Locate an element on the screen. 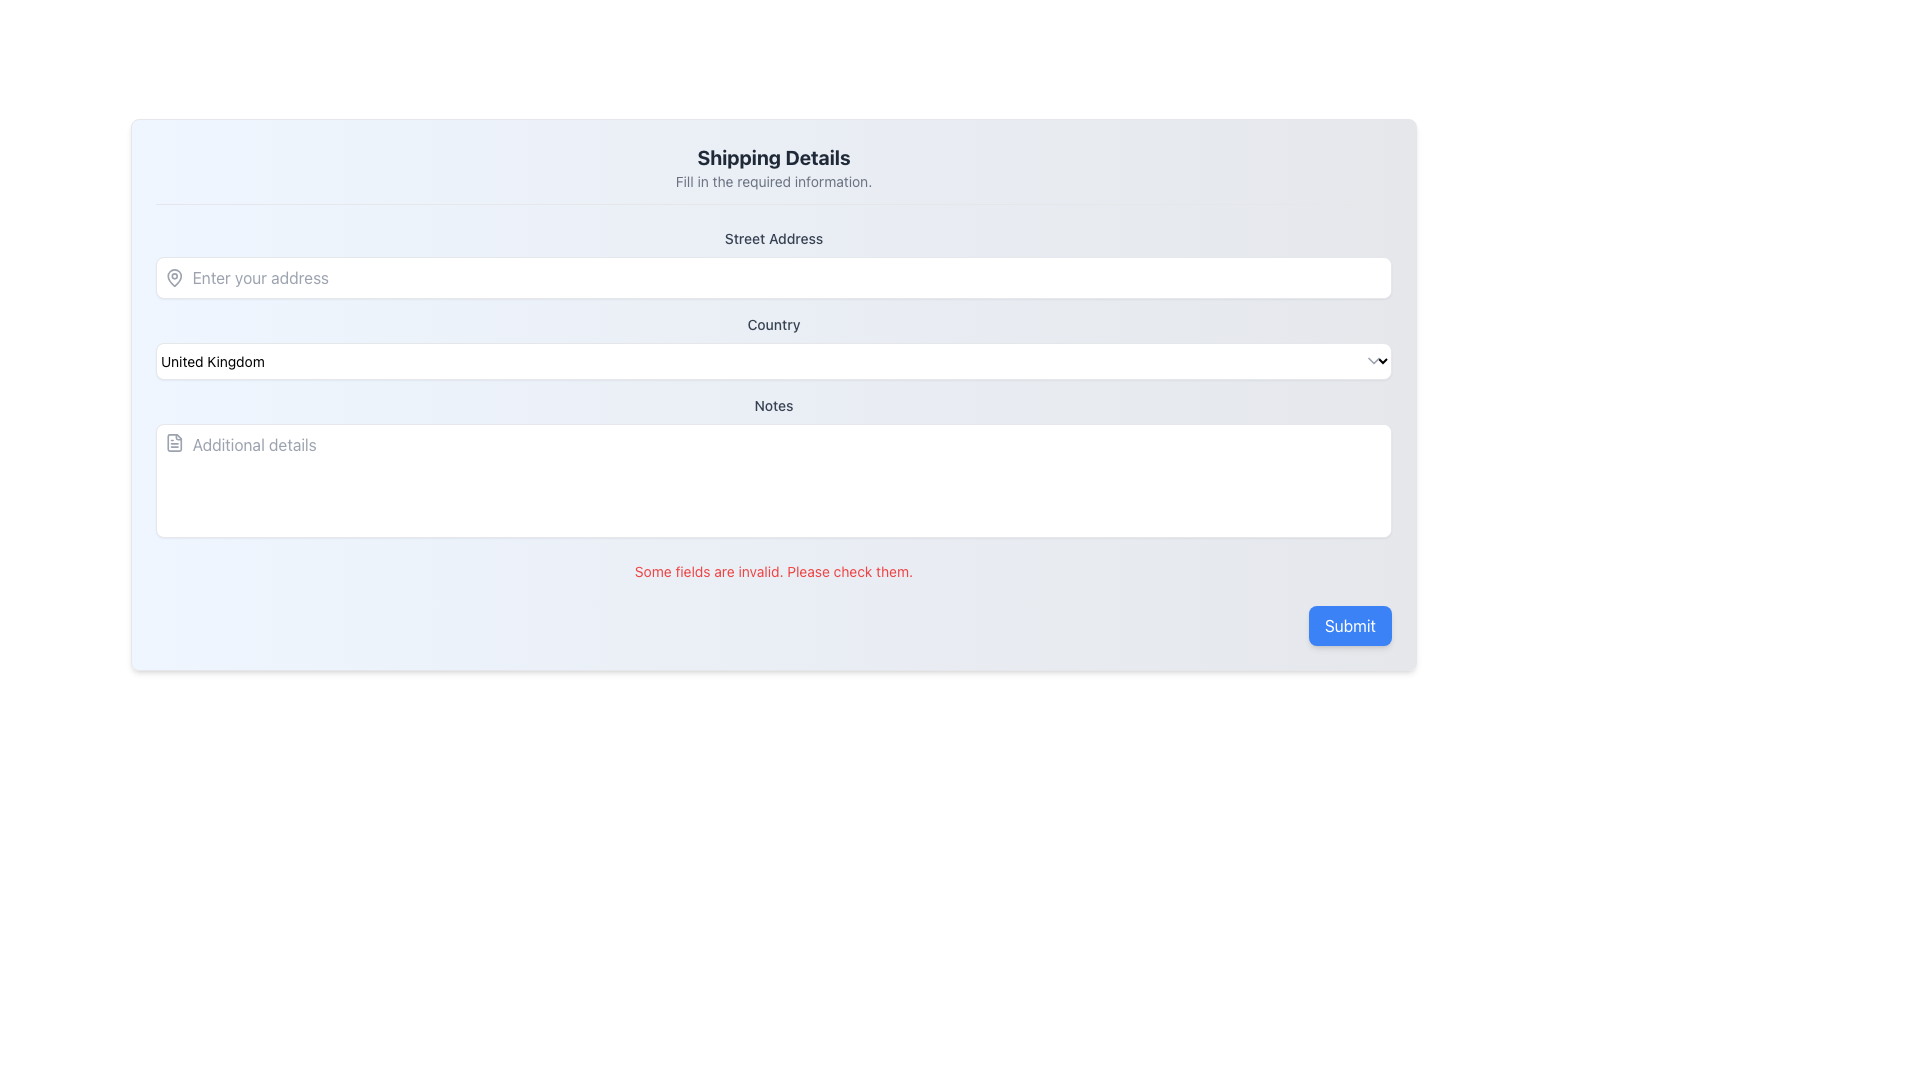 This screenshot has height=1080, width=1920. the error message text element that informs the user of validation errors in the form fields to potentially view more information is located at coordinates (772, 571).